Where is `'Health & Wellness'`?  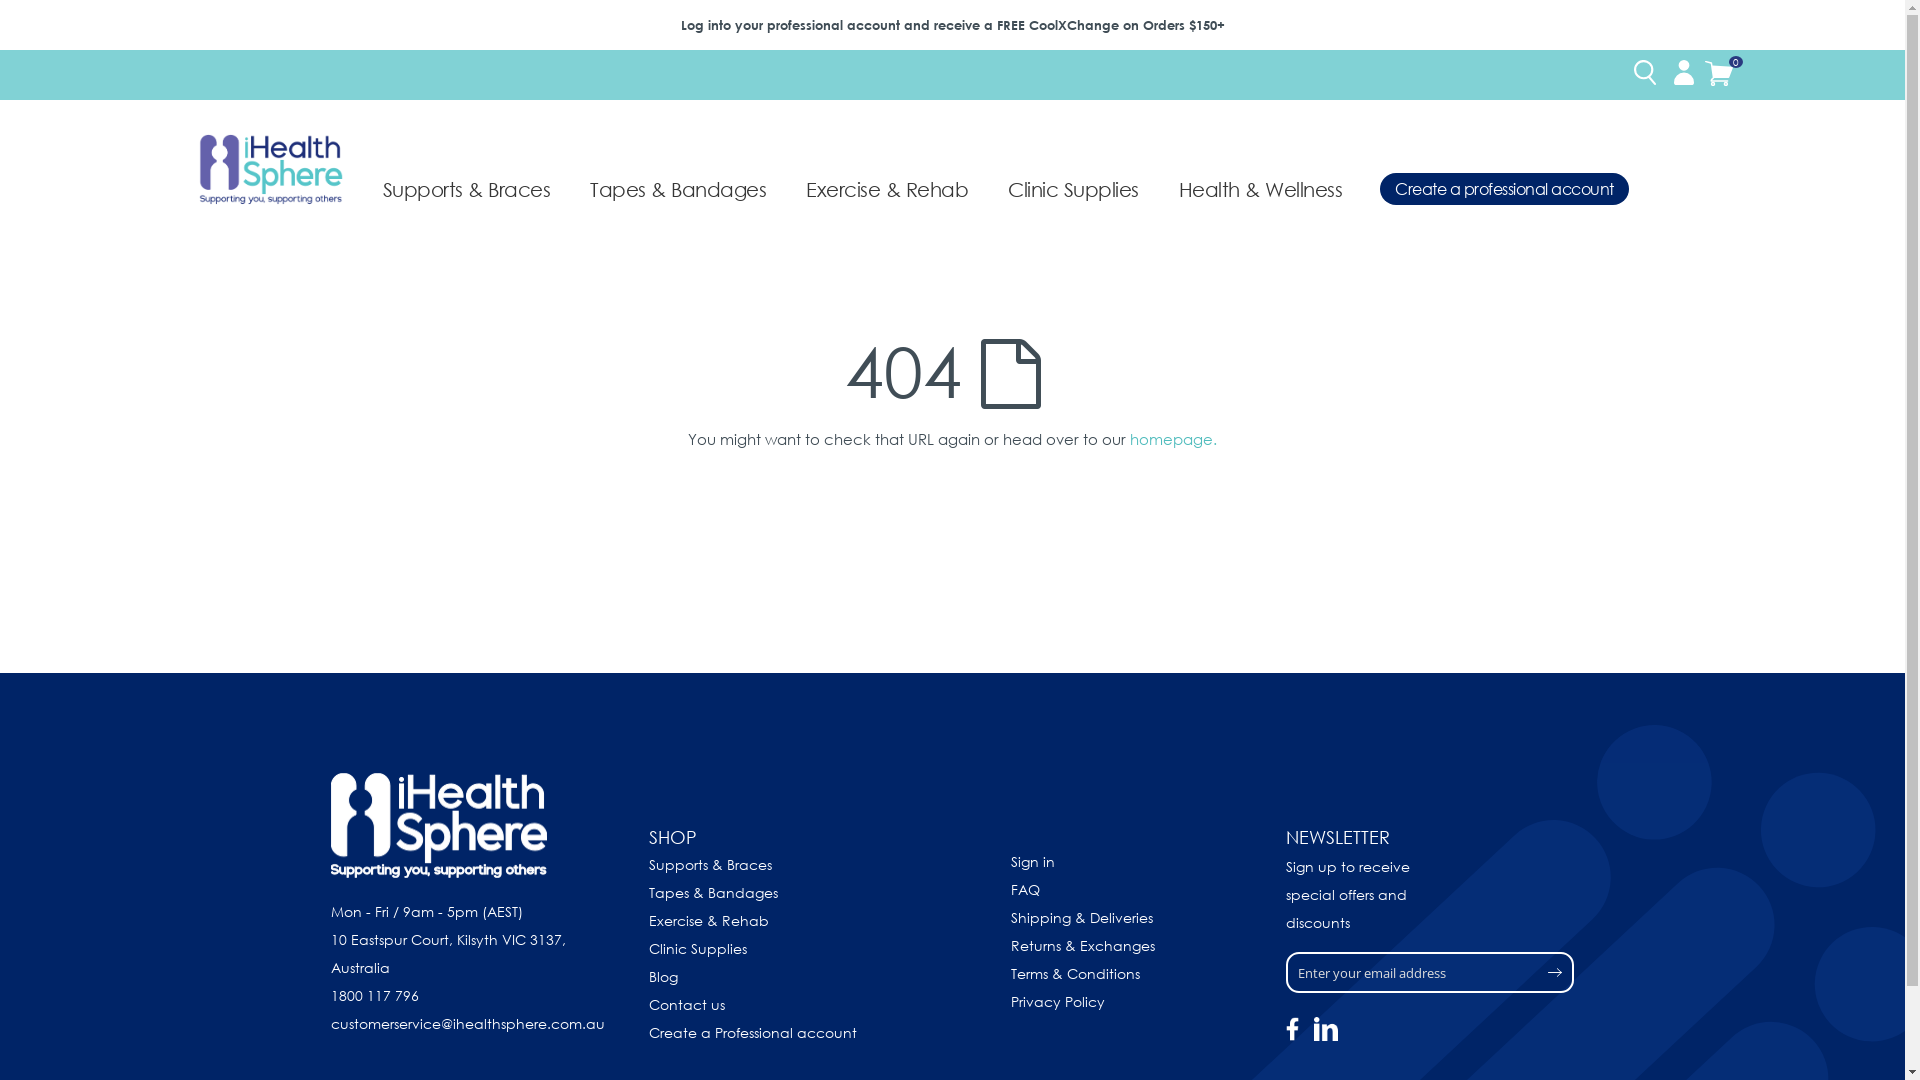 'Health & Wellness' is located at coordinates (1260, 188).